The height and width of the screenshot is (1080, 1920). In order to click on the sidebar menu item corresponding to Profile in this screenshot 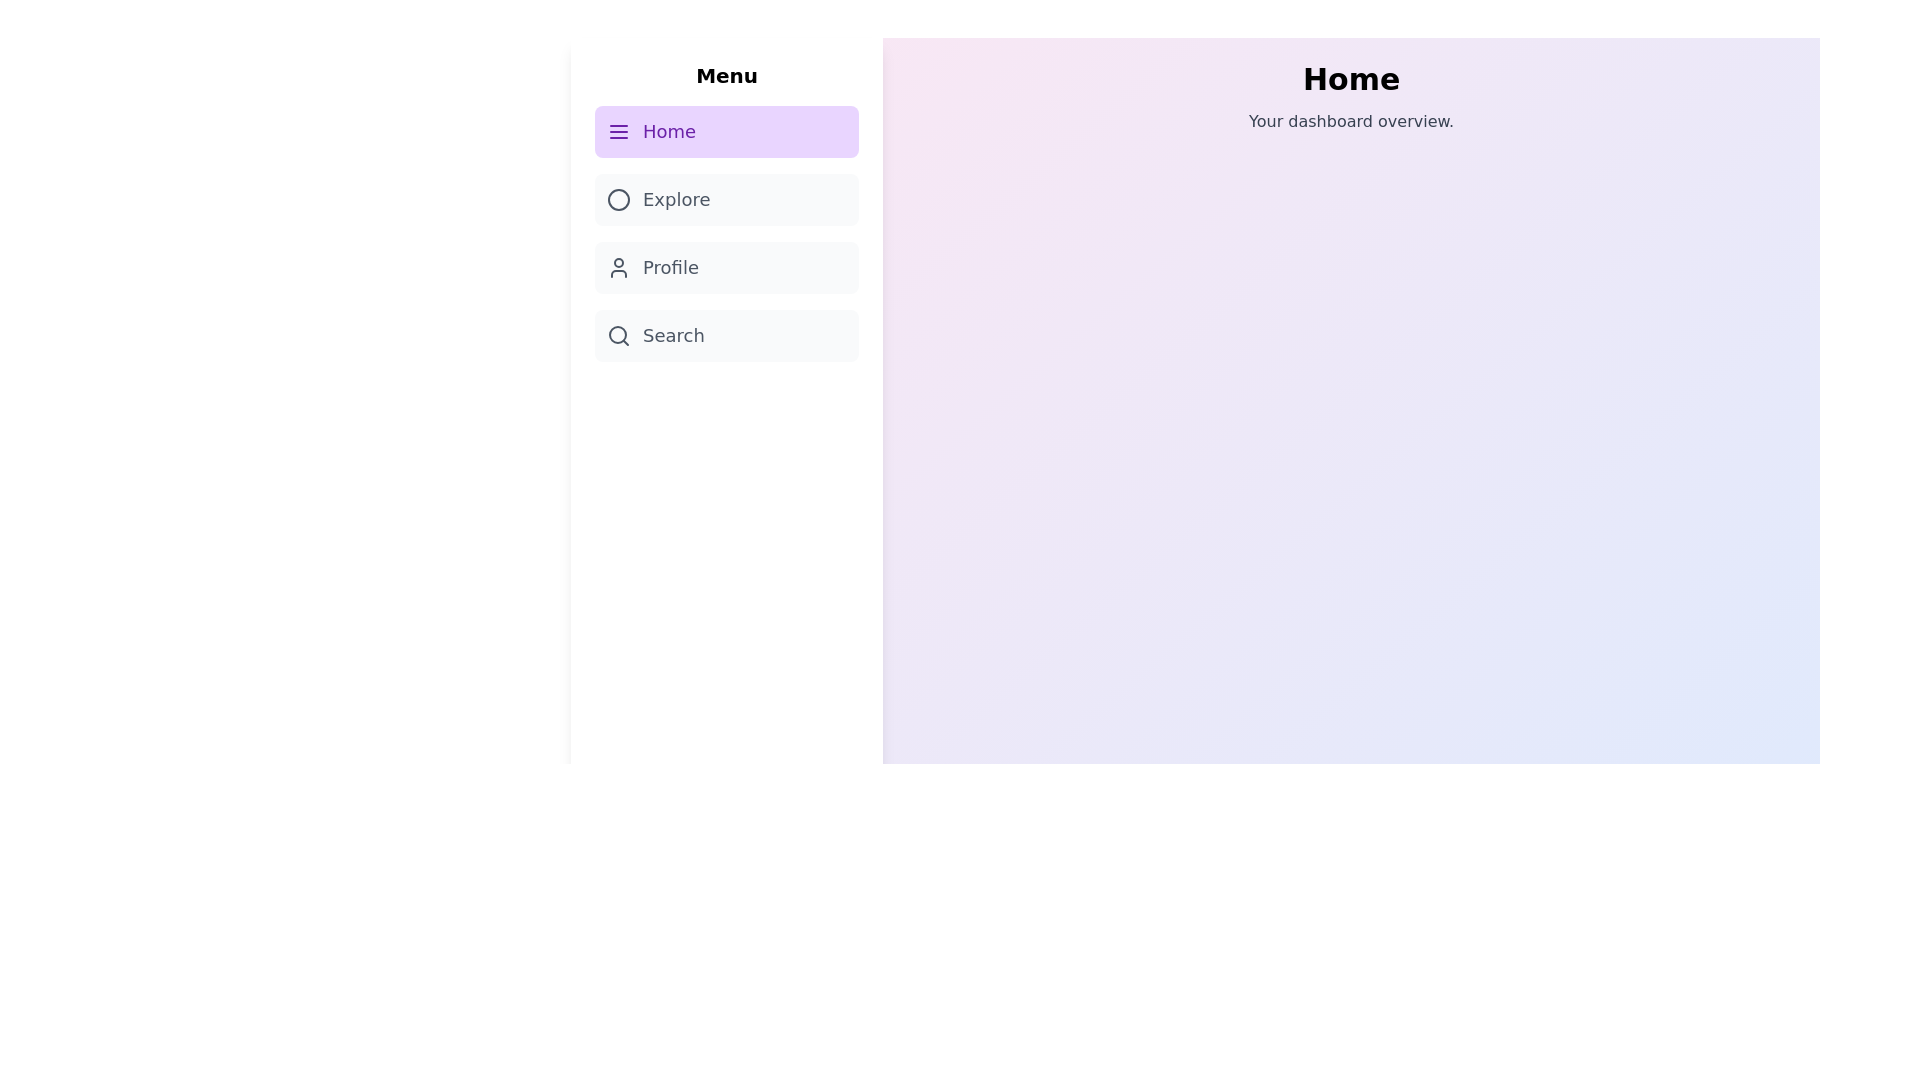, I will do `click(725, 266)`.